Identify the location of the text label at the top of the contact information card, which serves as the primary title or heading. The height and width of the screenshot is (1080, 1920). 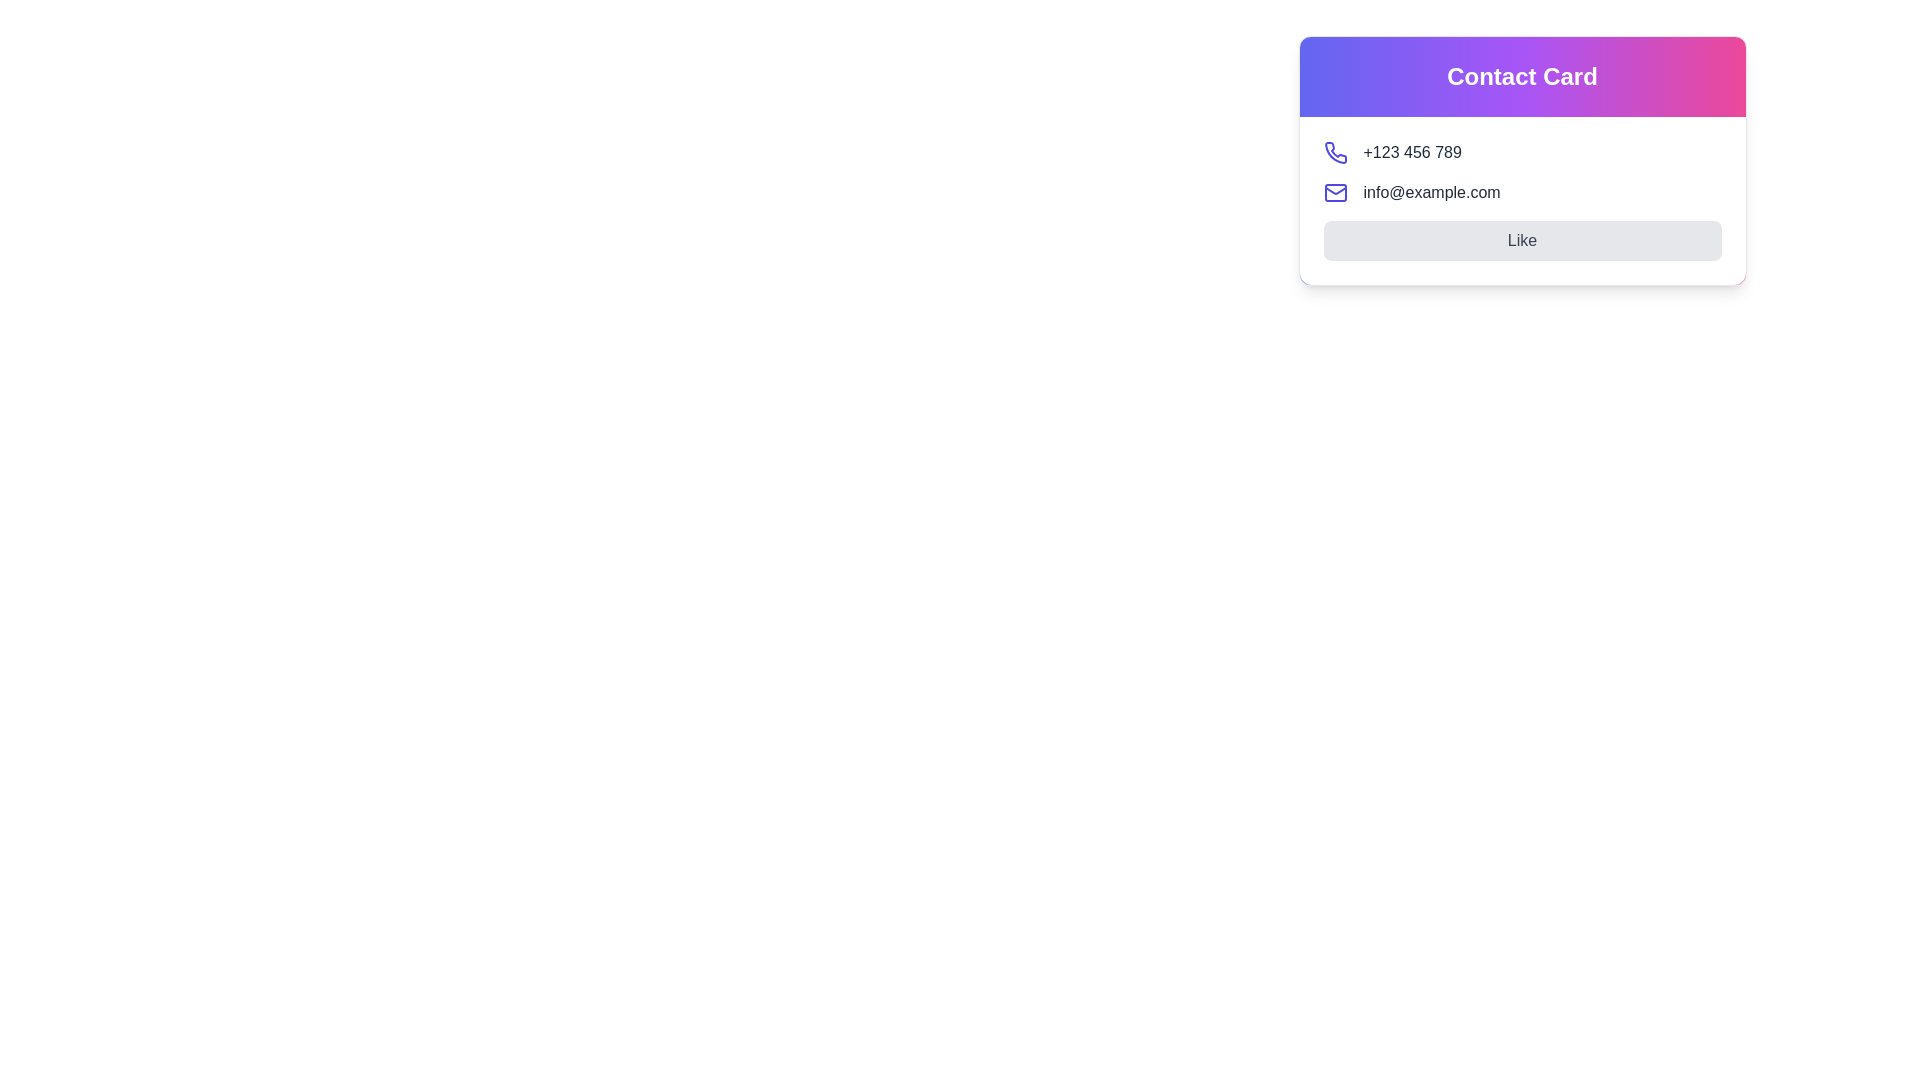
(1521, 76).